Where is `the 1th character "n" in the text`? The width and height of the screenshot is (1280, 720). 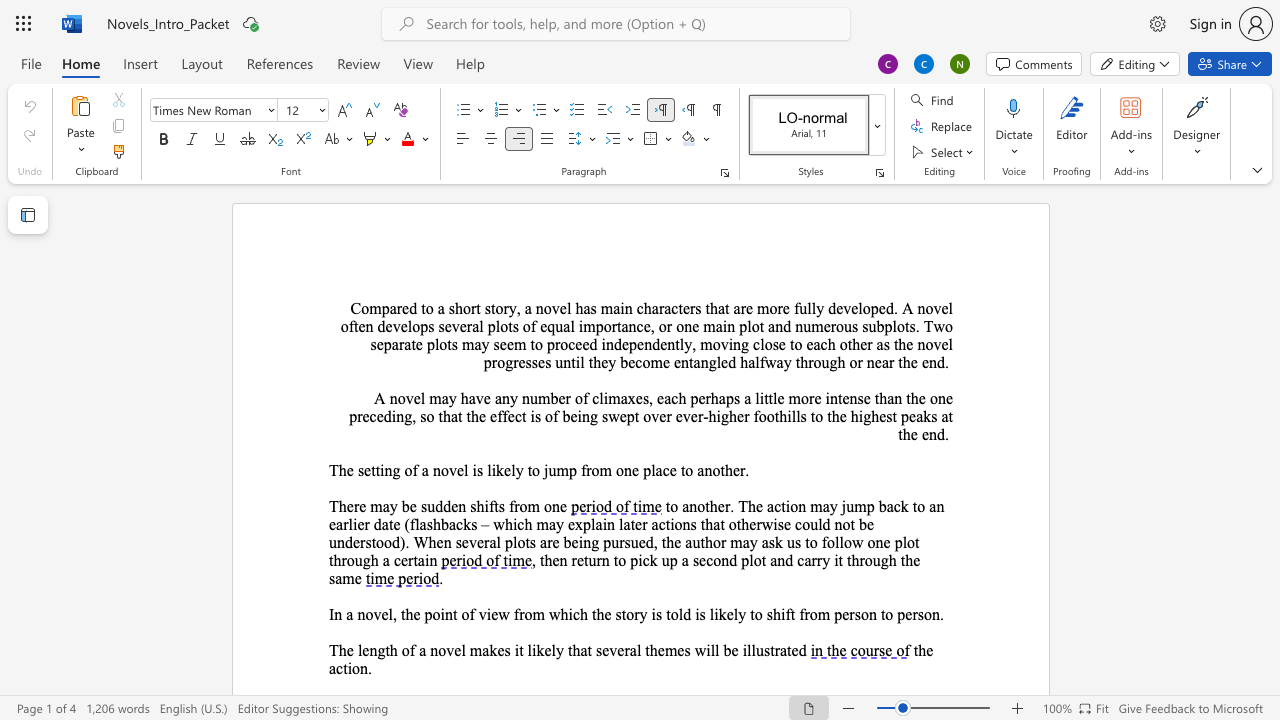 the 1th character "n" in the text is located at coordinates (833, 398).